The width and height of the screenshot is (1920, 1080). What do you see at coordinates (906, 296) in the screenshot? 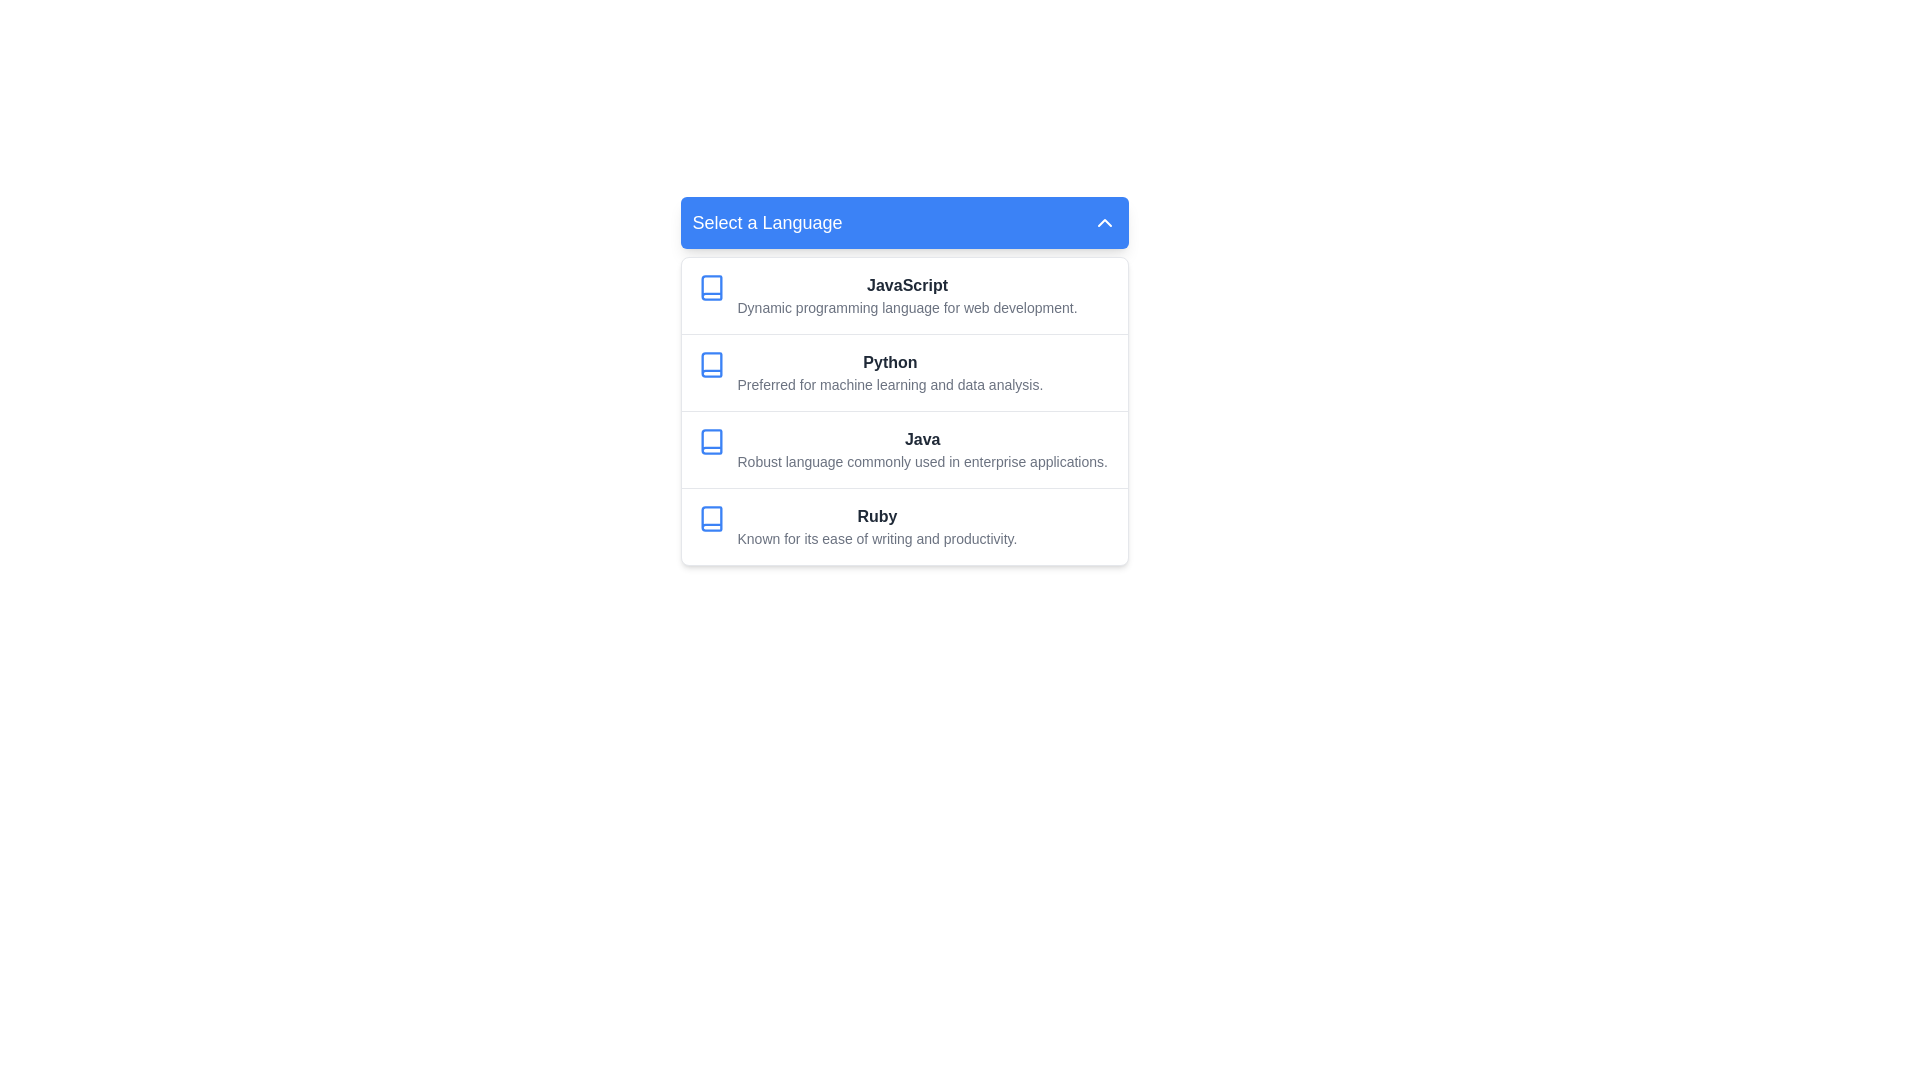
I see `the first list item representing the programming language 'JavaScript' in the 'Select a Language' dropdown menu` at bounding box center [906, 296].